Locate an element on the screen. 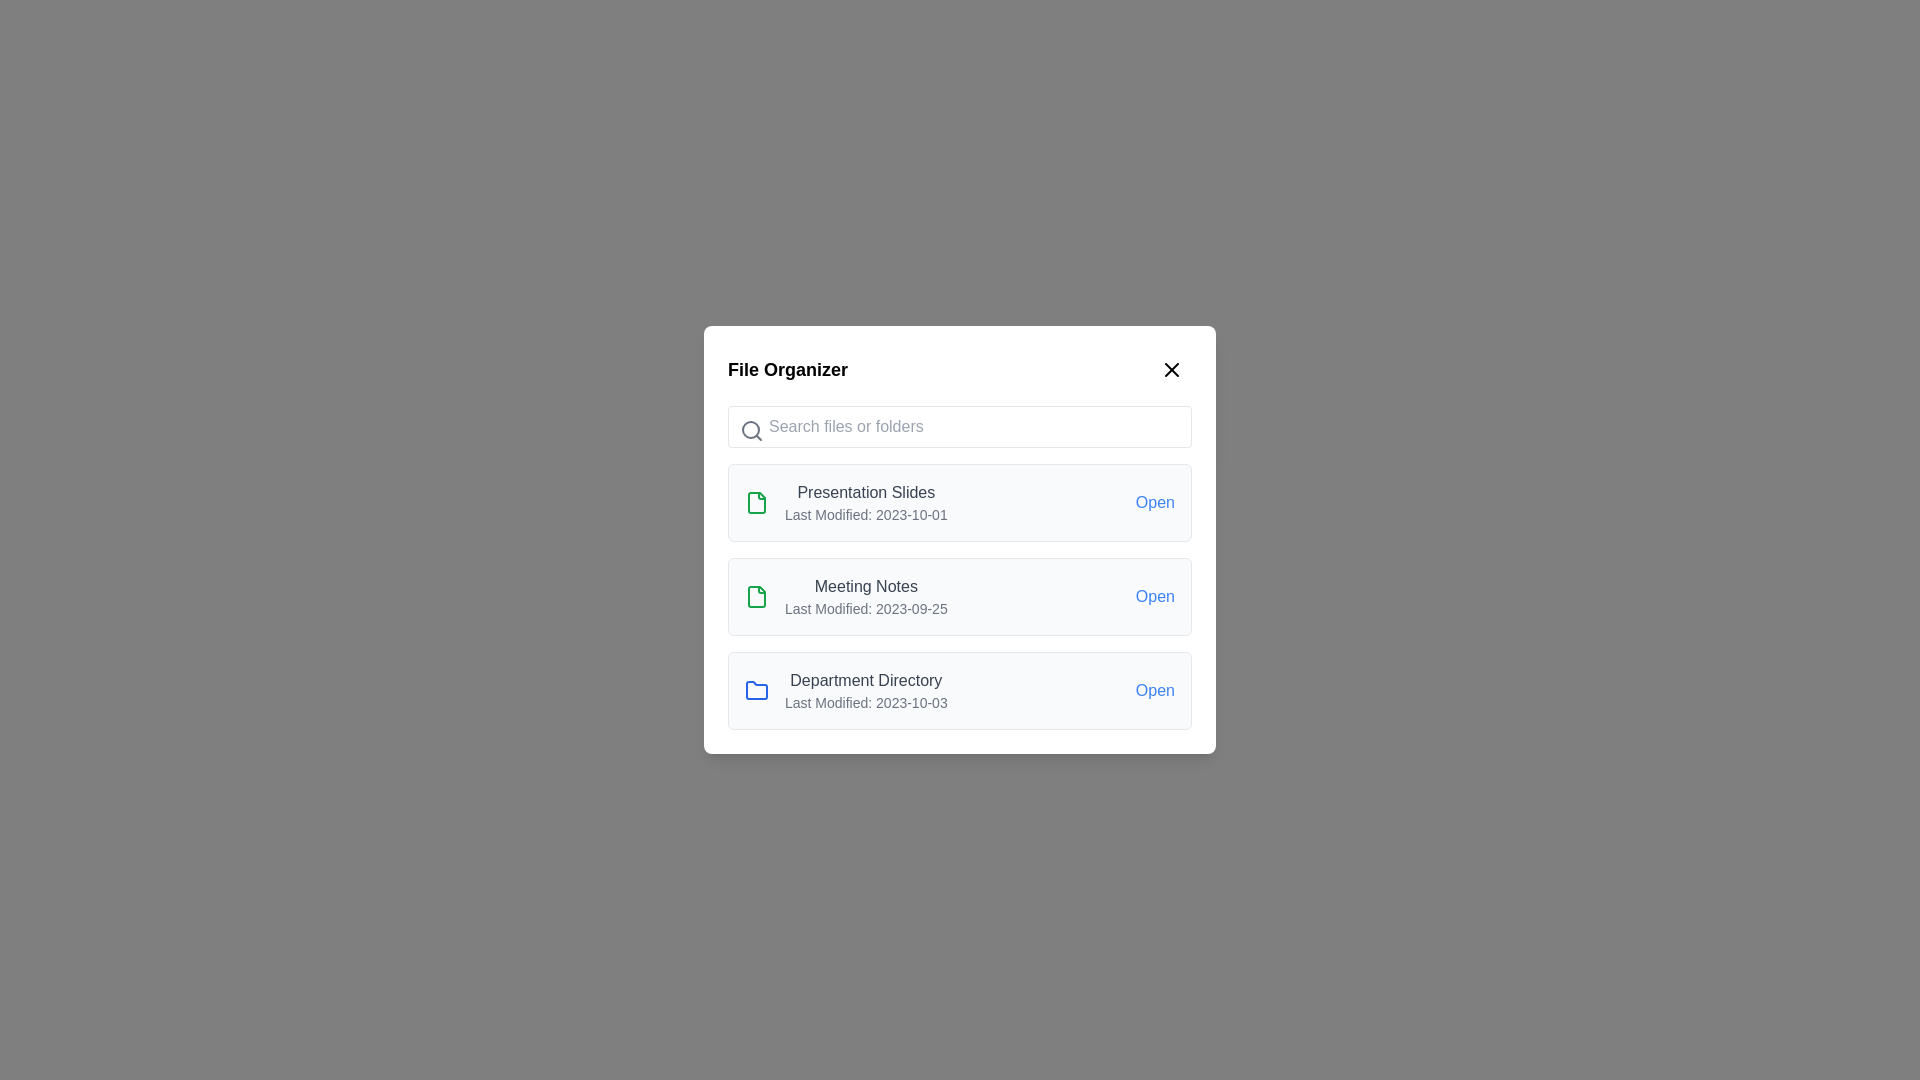 The width and height of the screenshot is (1920, 1080). the 'Open' button for Meeting Notes is located at coordinates (1155, 596).